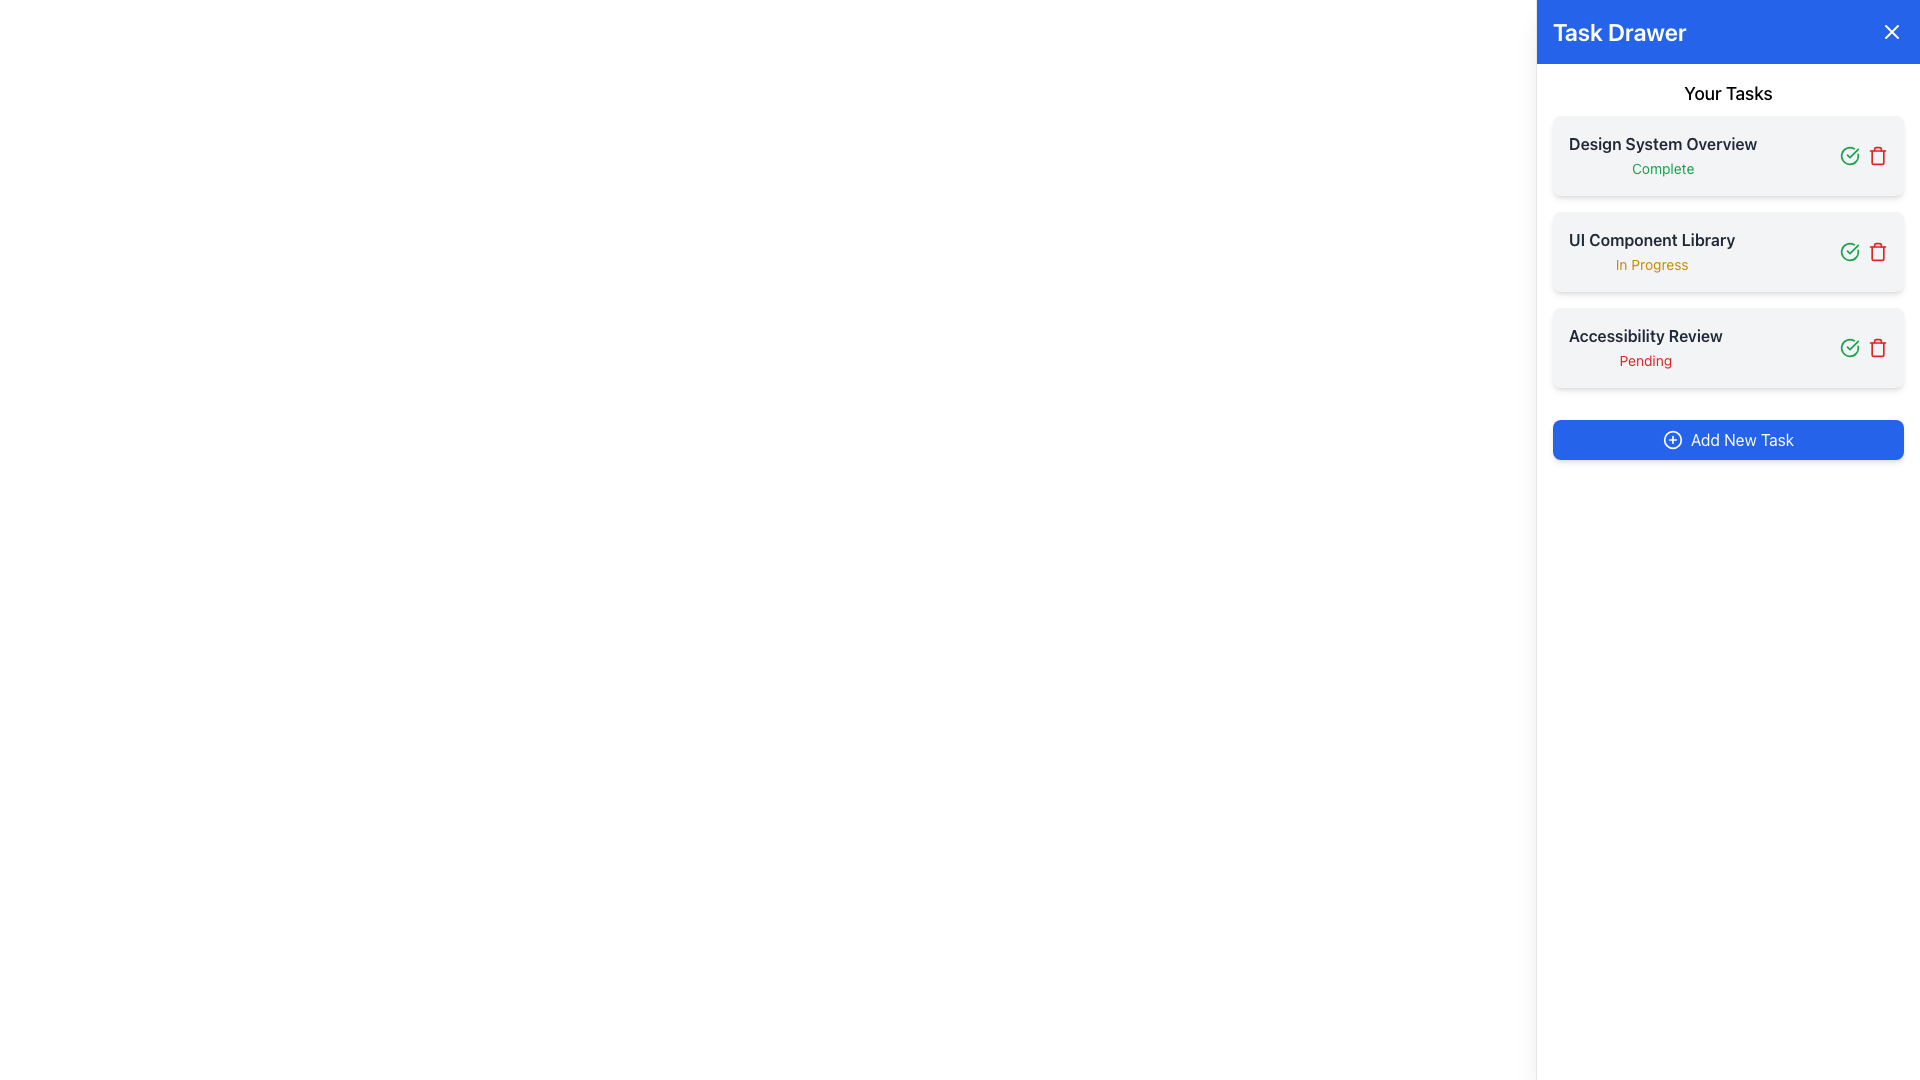 The height and width of the screenshot is (1080, 1920). What do you see at coordinates (1663, 142) in the screenshot?
I see `the text label that serves as a title or identifier for the corresponding task in the 'Your Tasks' section of the 'Task Drawer' sidebar, located above the green 'Complete' status text` at bounding box center [1663, 142].